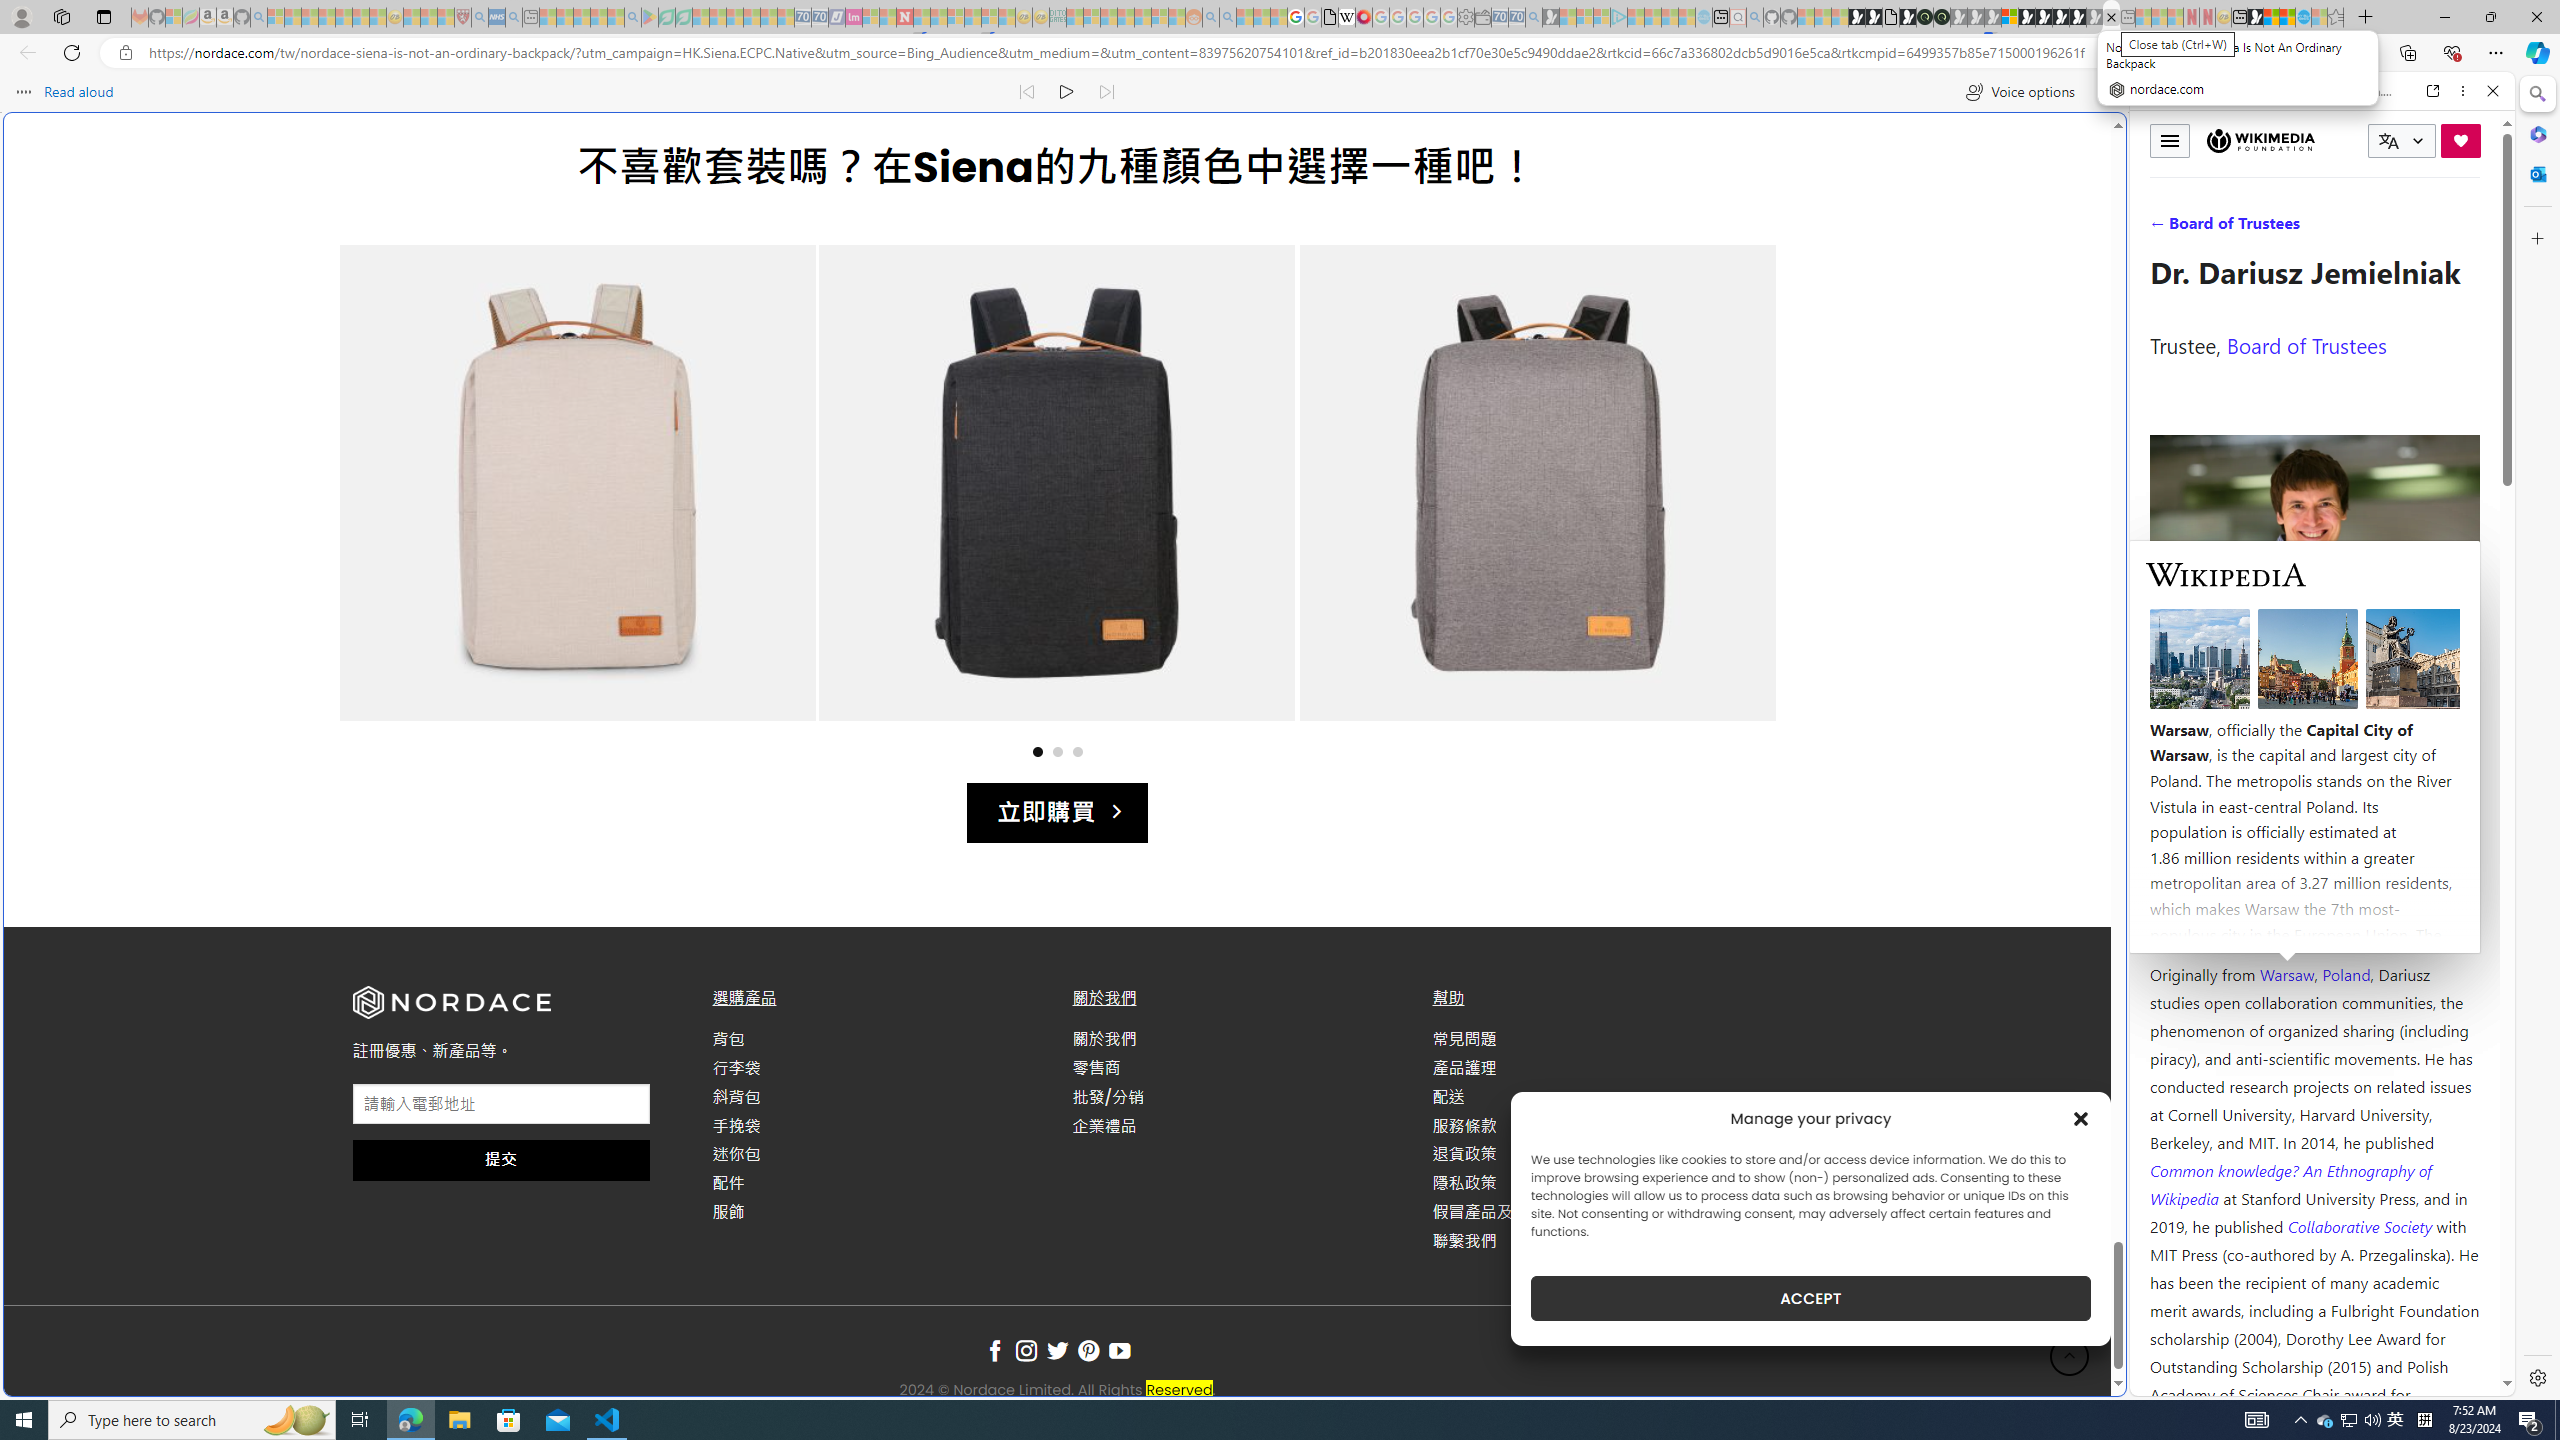 The width and height of the screenshot is (2560, 1440). I want to click on 'Kozminski University', so click(2314, 854).